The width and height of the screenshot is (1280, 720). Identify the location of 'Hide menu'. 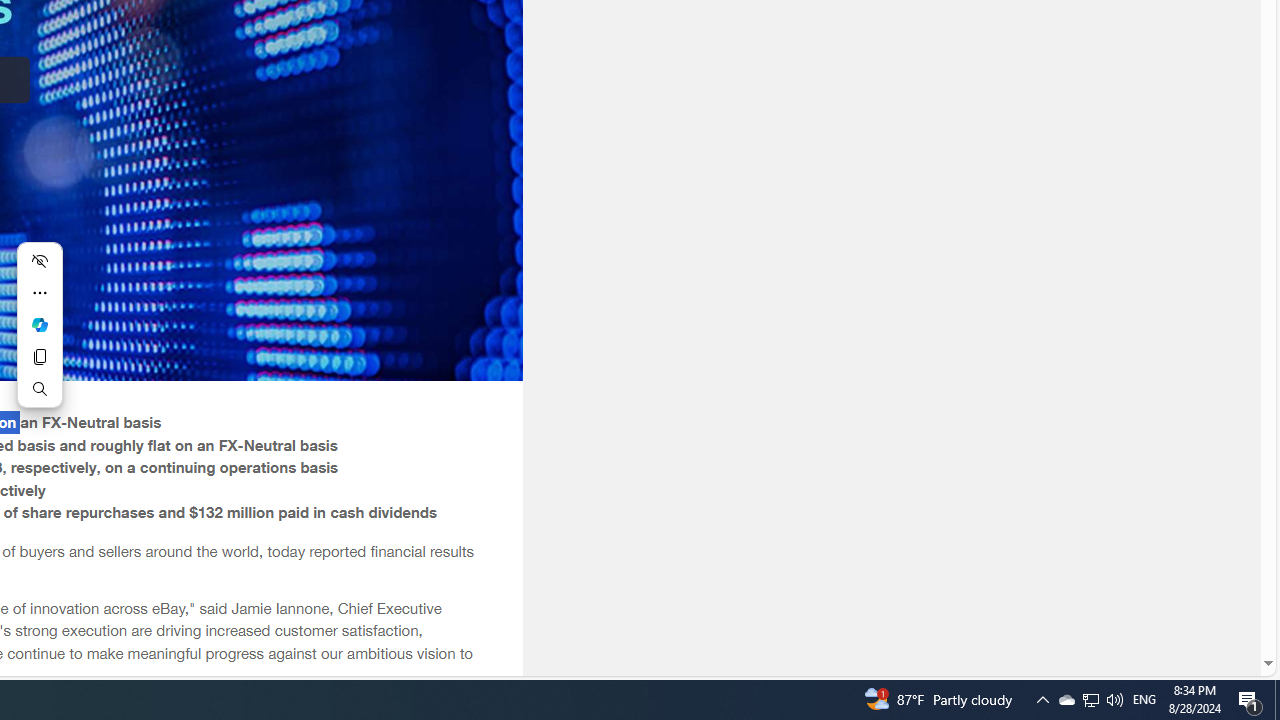
(39, 260).